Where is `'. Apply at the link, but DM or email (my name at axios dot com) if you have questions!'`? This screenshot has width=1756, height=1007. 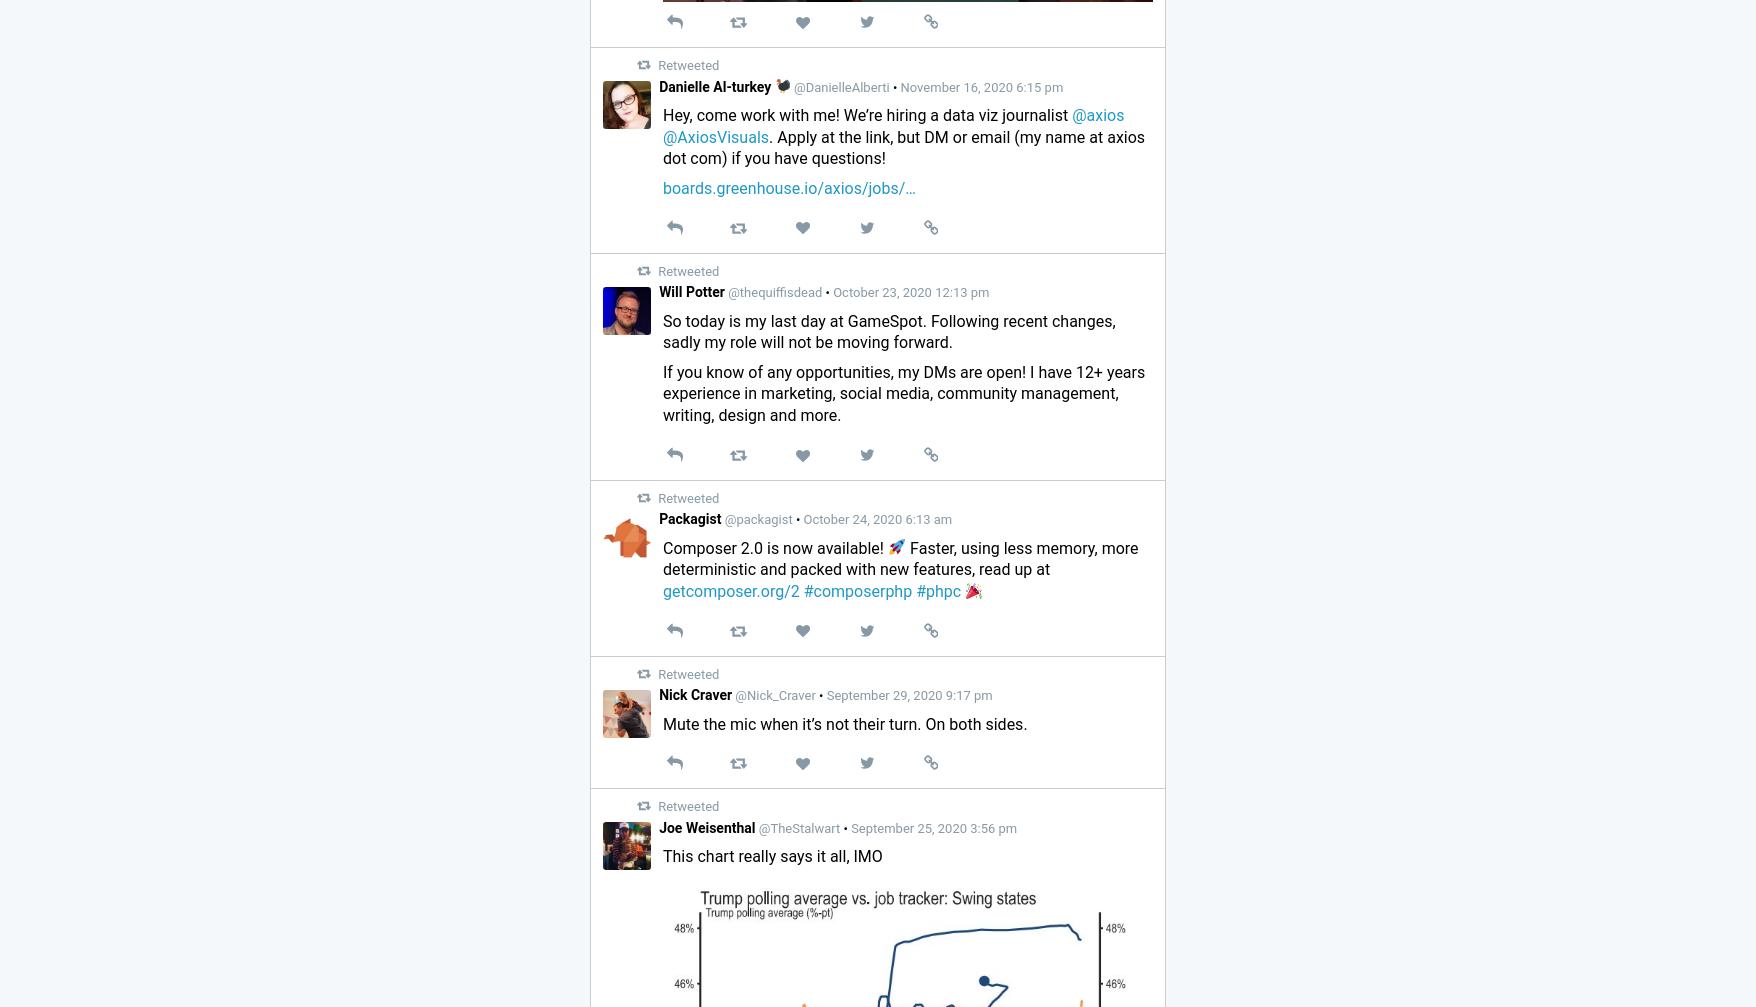 '. Apply at the link, but DM or email (my name at axios dot com) if you have questions!' is located at coordinates (903, 147).